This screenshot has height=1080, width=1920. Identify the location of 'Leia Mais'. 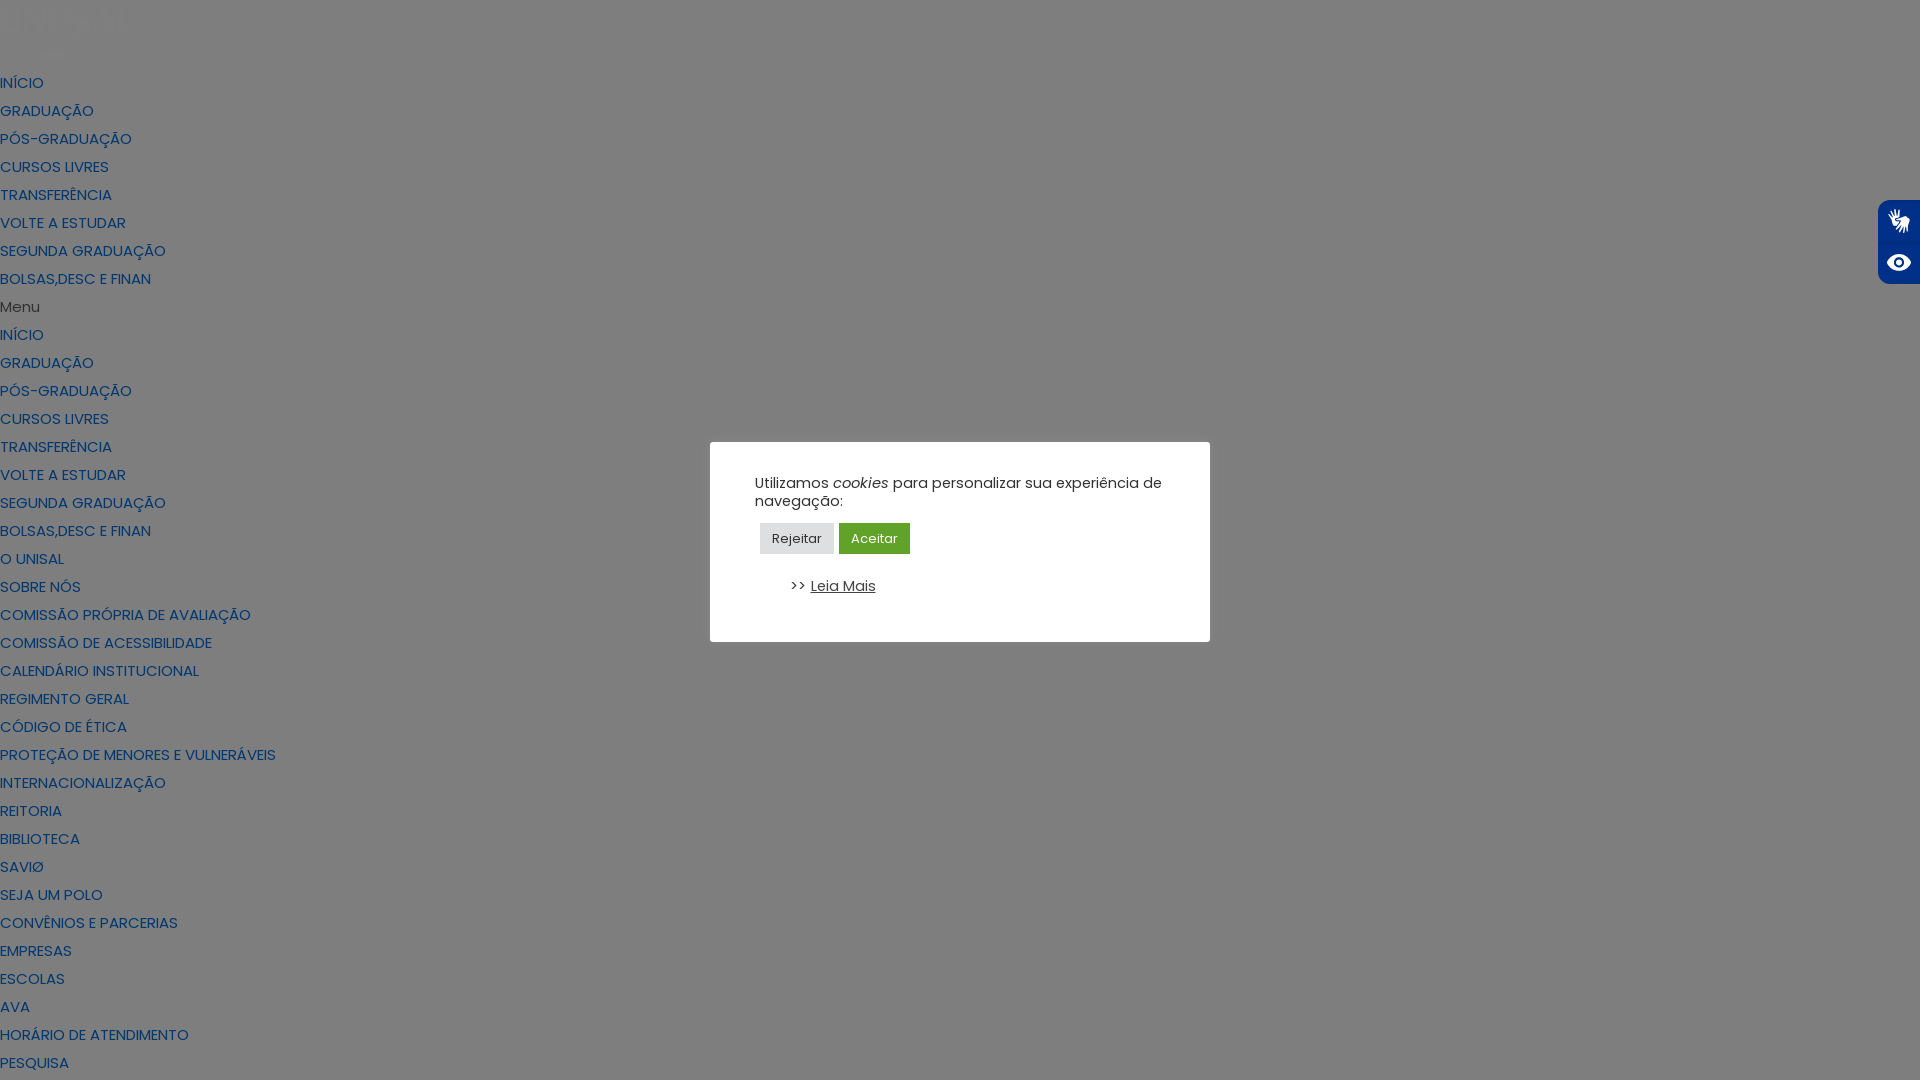
(842, 585).